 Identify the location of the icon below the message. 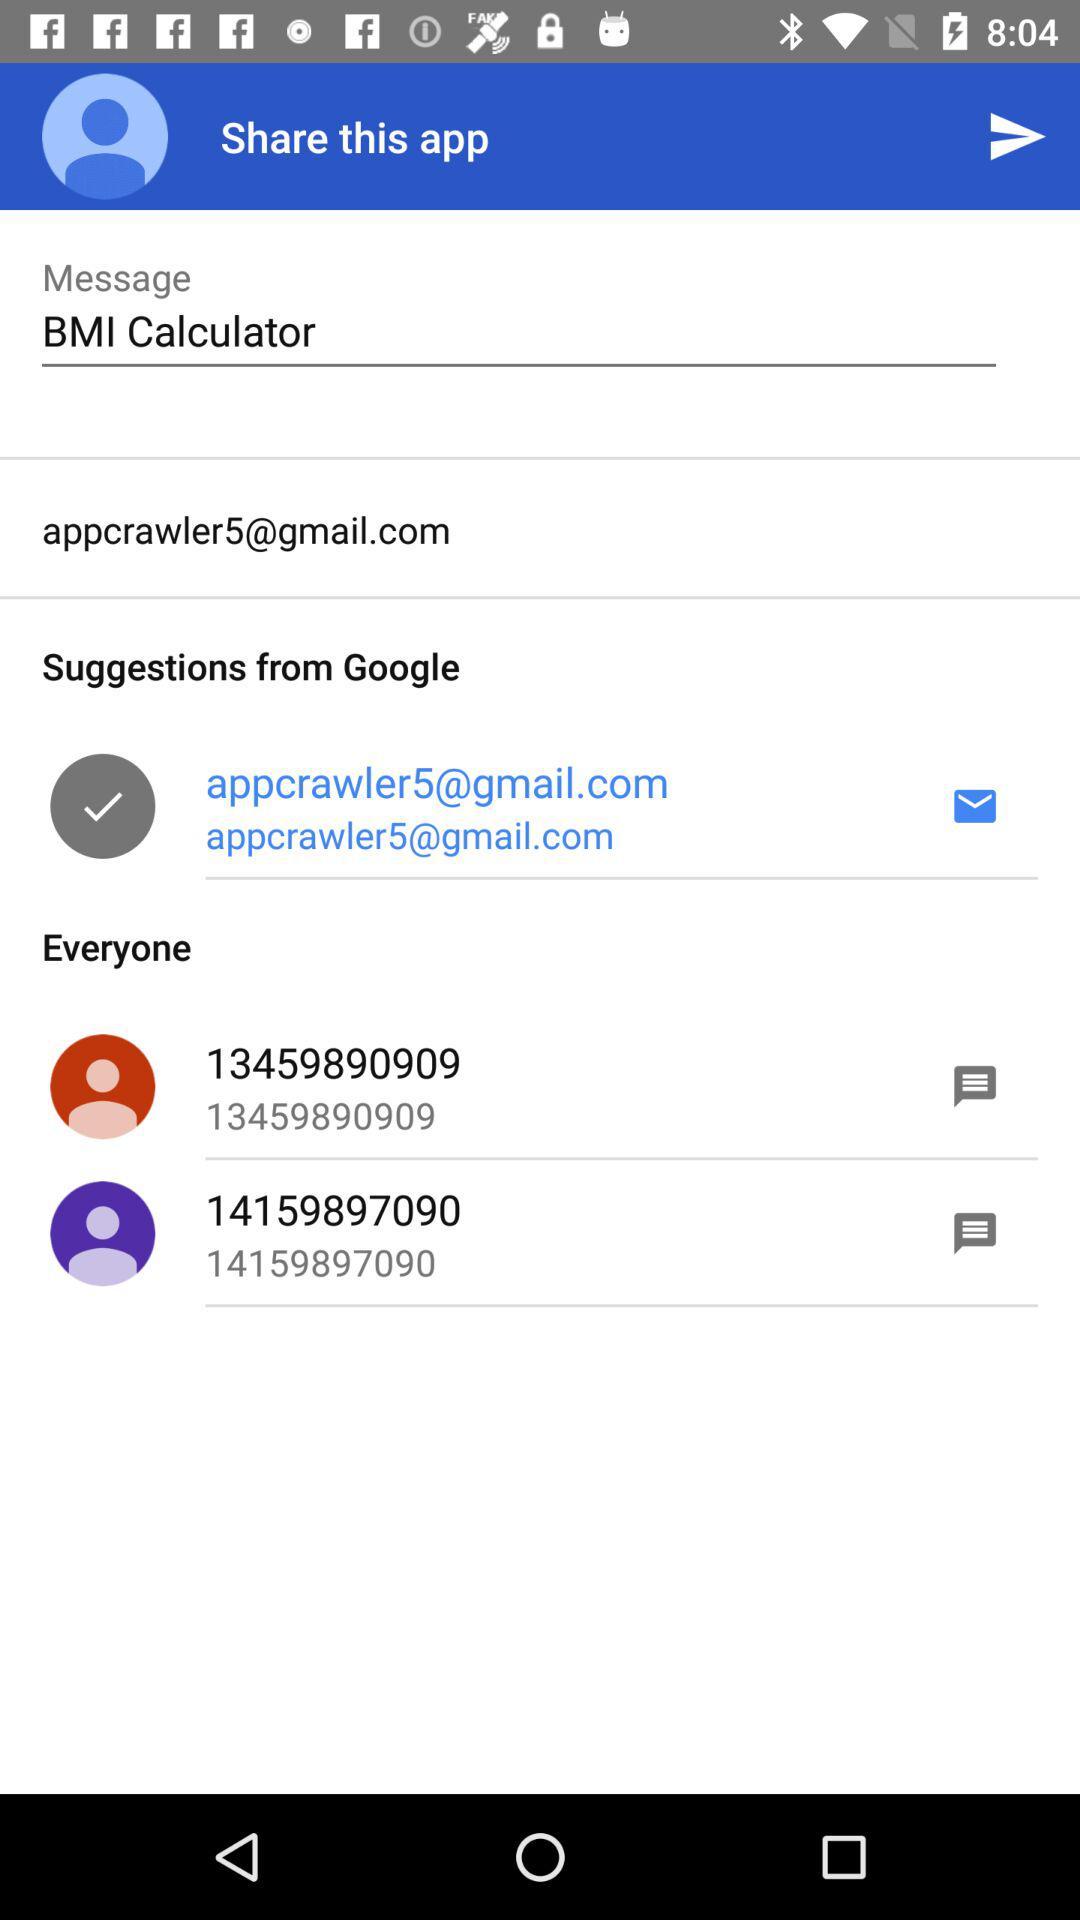
(518, 330).